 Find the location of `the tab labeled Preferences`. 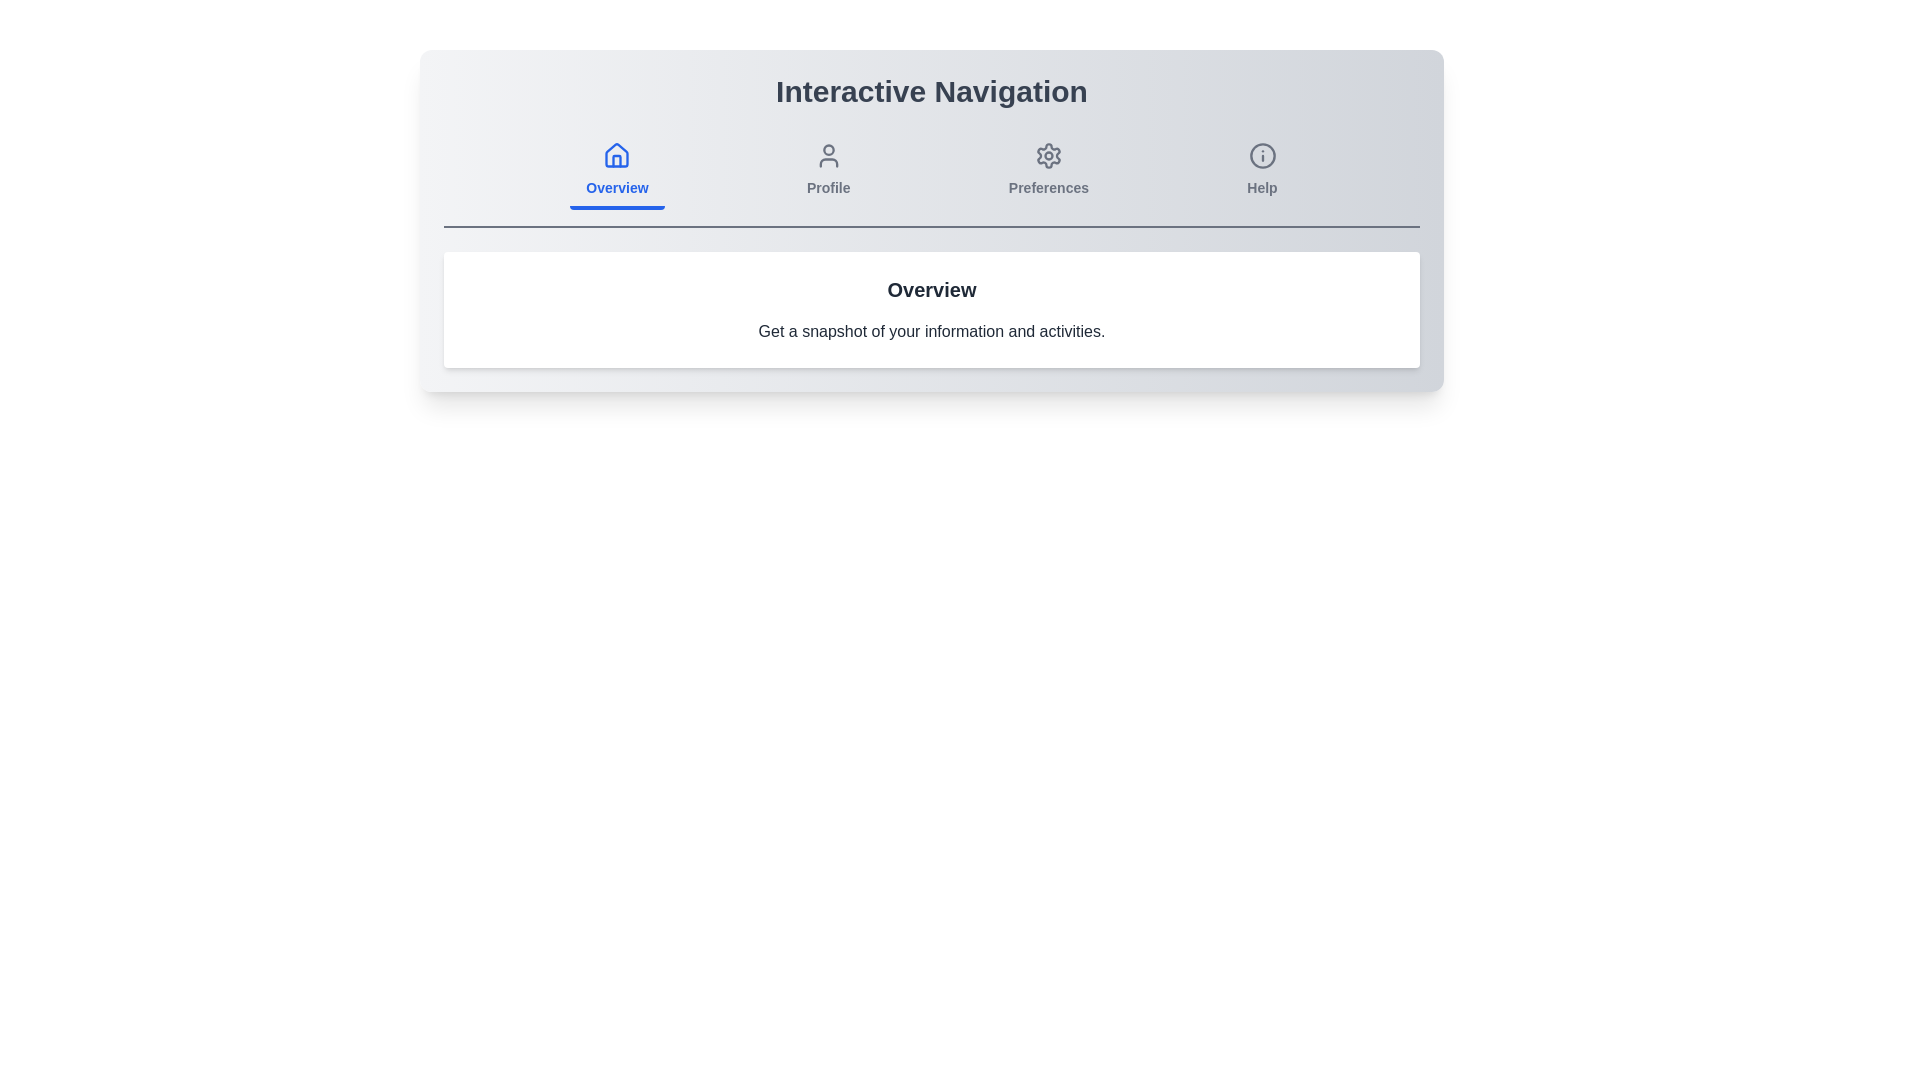

the tab labeled Preferences is located at coordinates (1048, 171).